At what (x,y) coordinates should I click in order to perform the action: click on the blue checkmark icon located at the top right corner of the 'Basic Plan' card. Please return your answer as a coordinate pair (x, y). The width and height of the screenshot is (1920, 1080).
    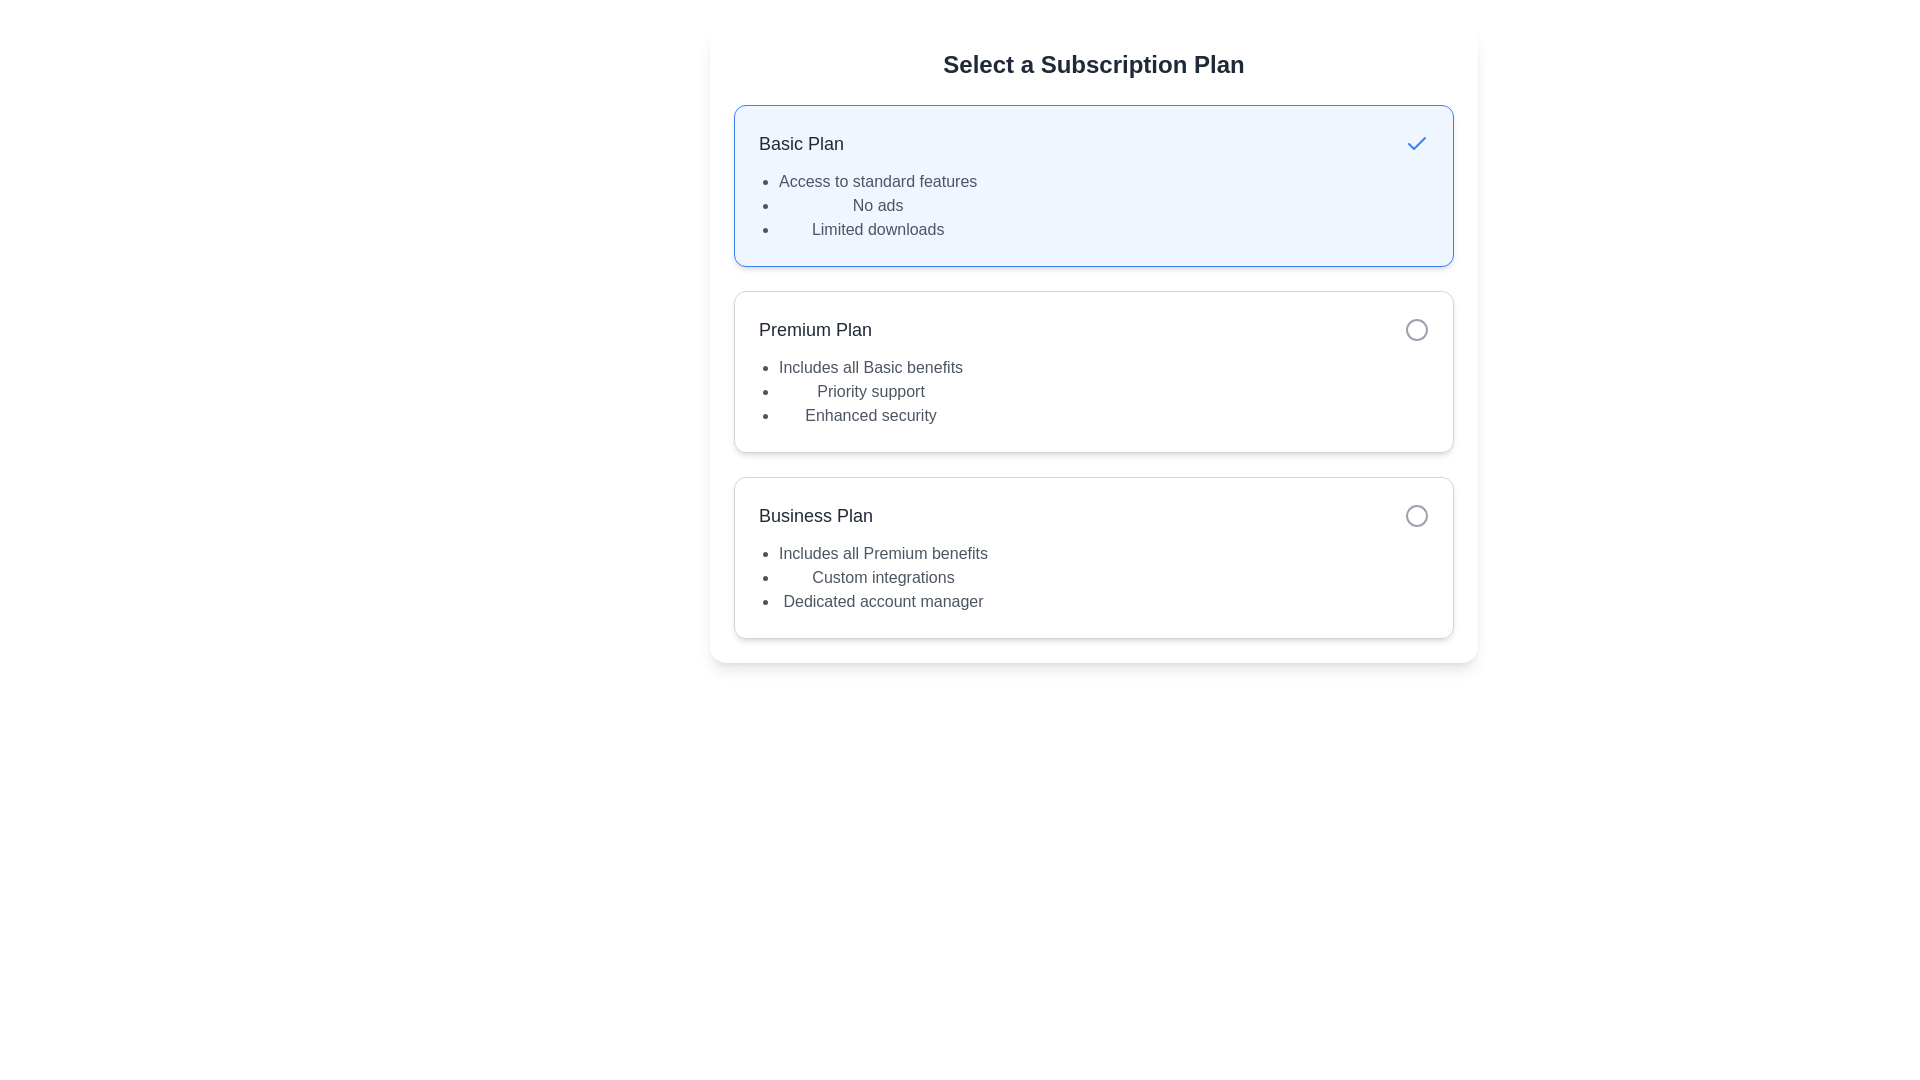
    Looking at the image, I should click on (1415, 142).